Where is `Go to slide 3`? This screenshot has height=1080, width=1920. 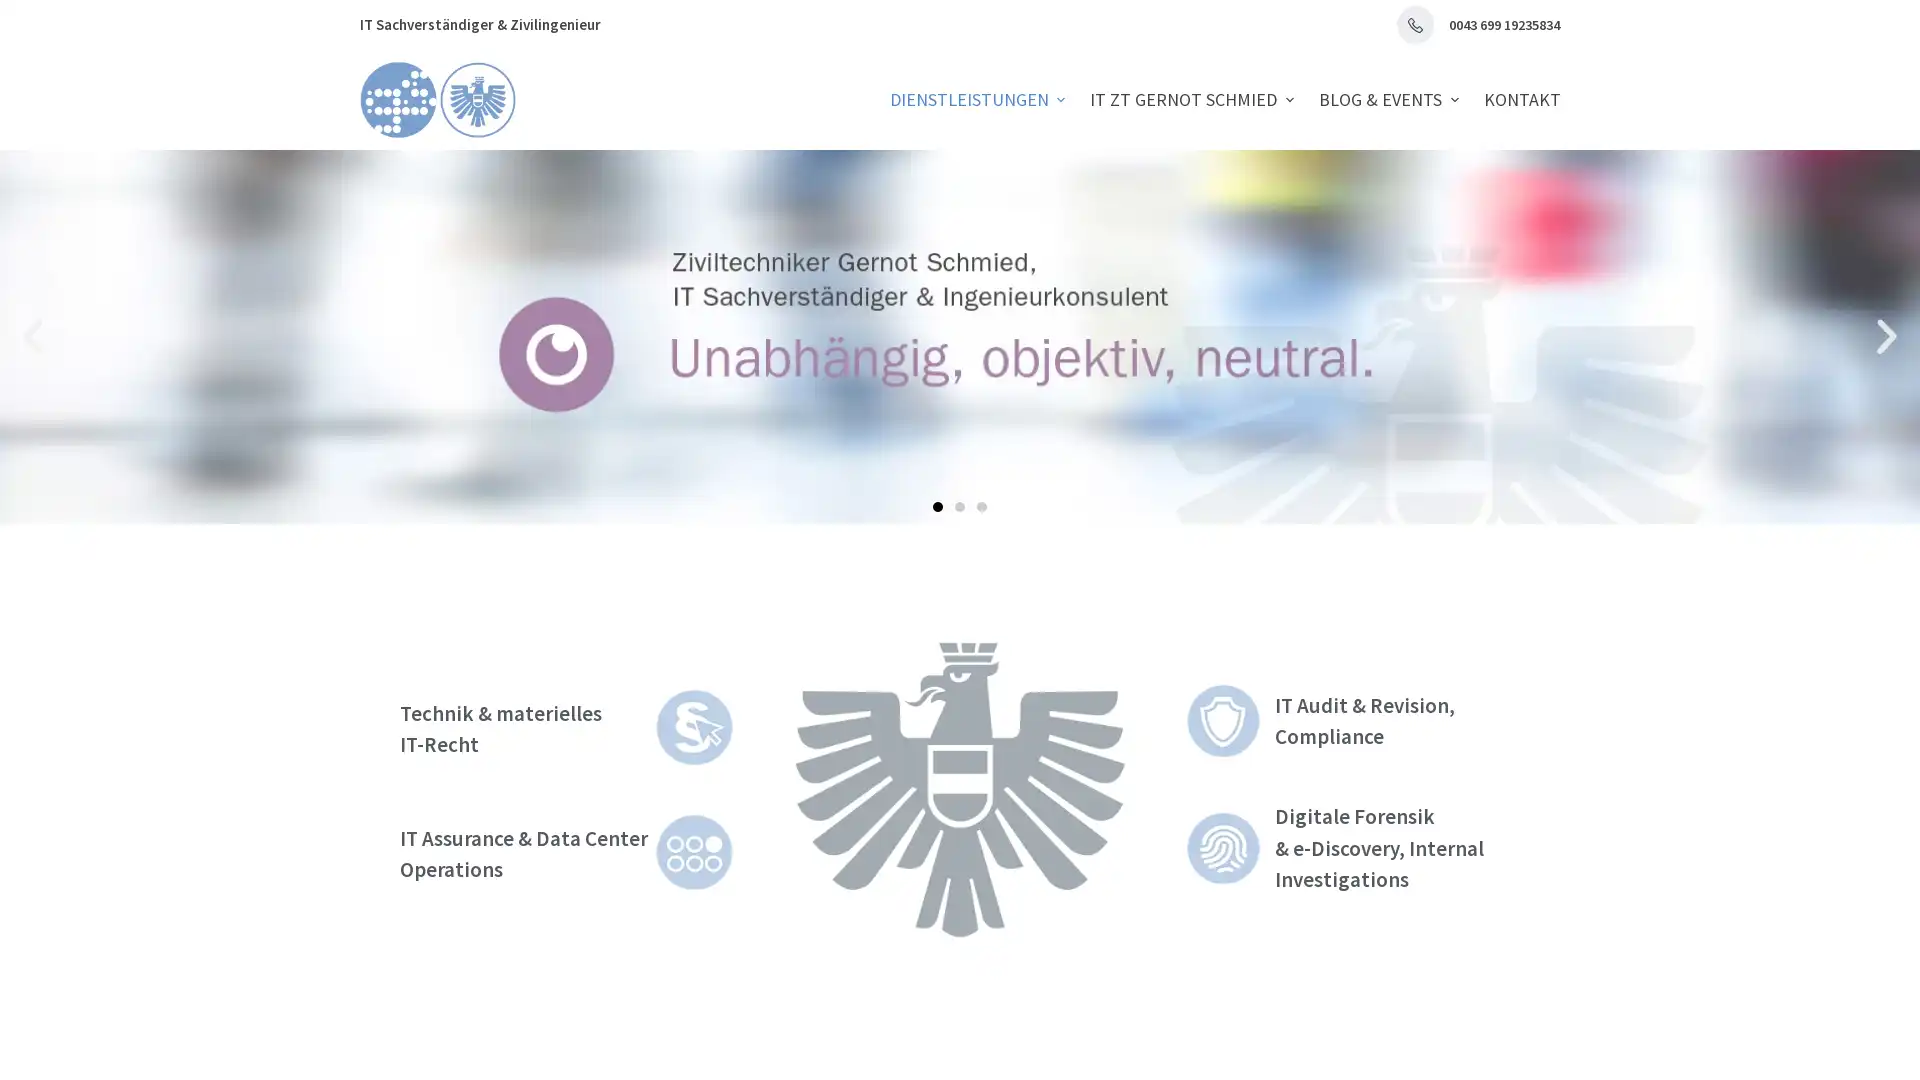 Go to slide 3 is located at coordinates (982, 504).